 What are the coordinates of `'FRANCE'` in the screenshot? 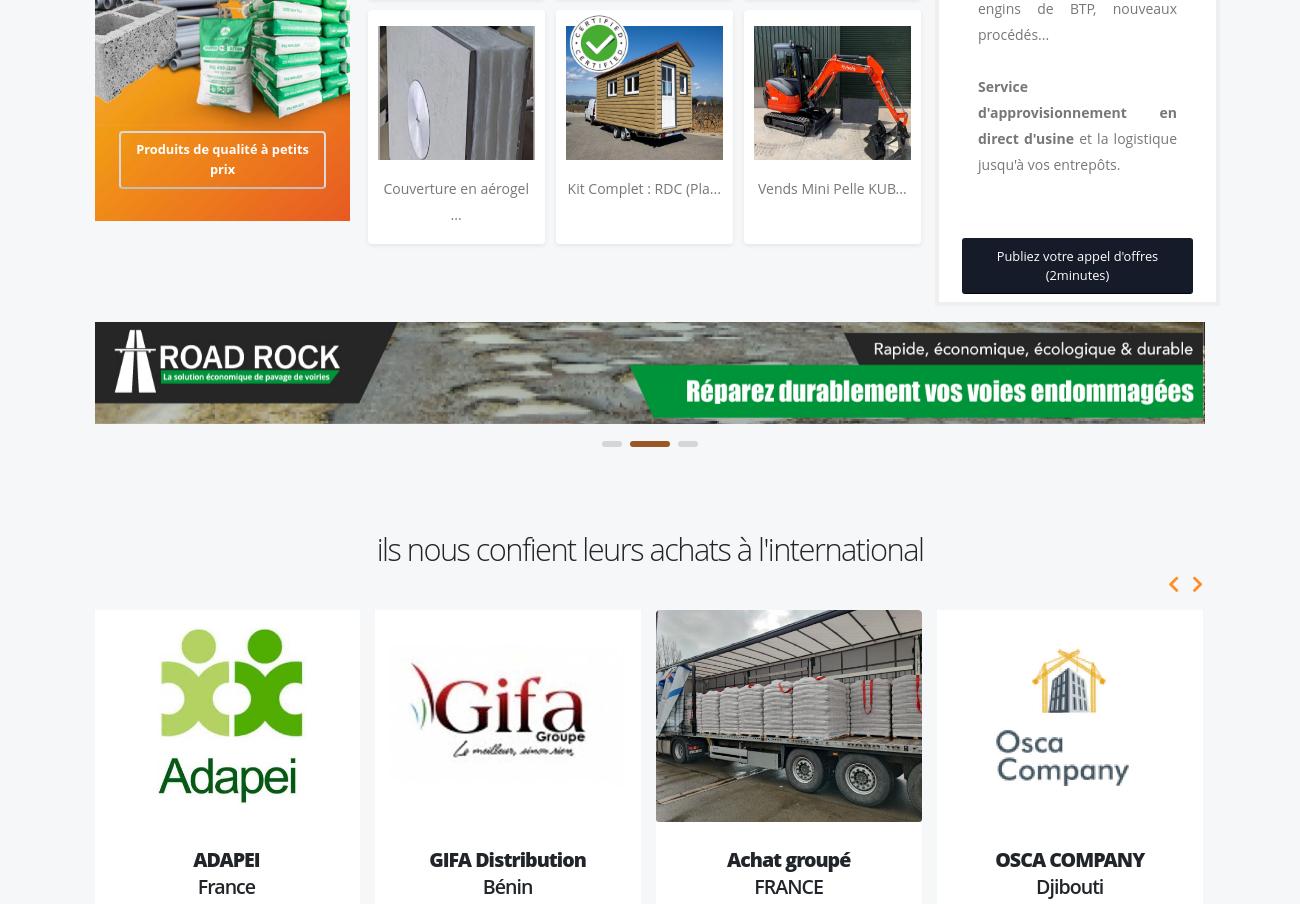 It's located at (787, 886).